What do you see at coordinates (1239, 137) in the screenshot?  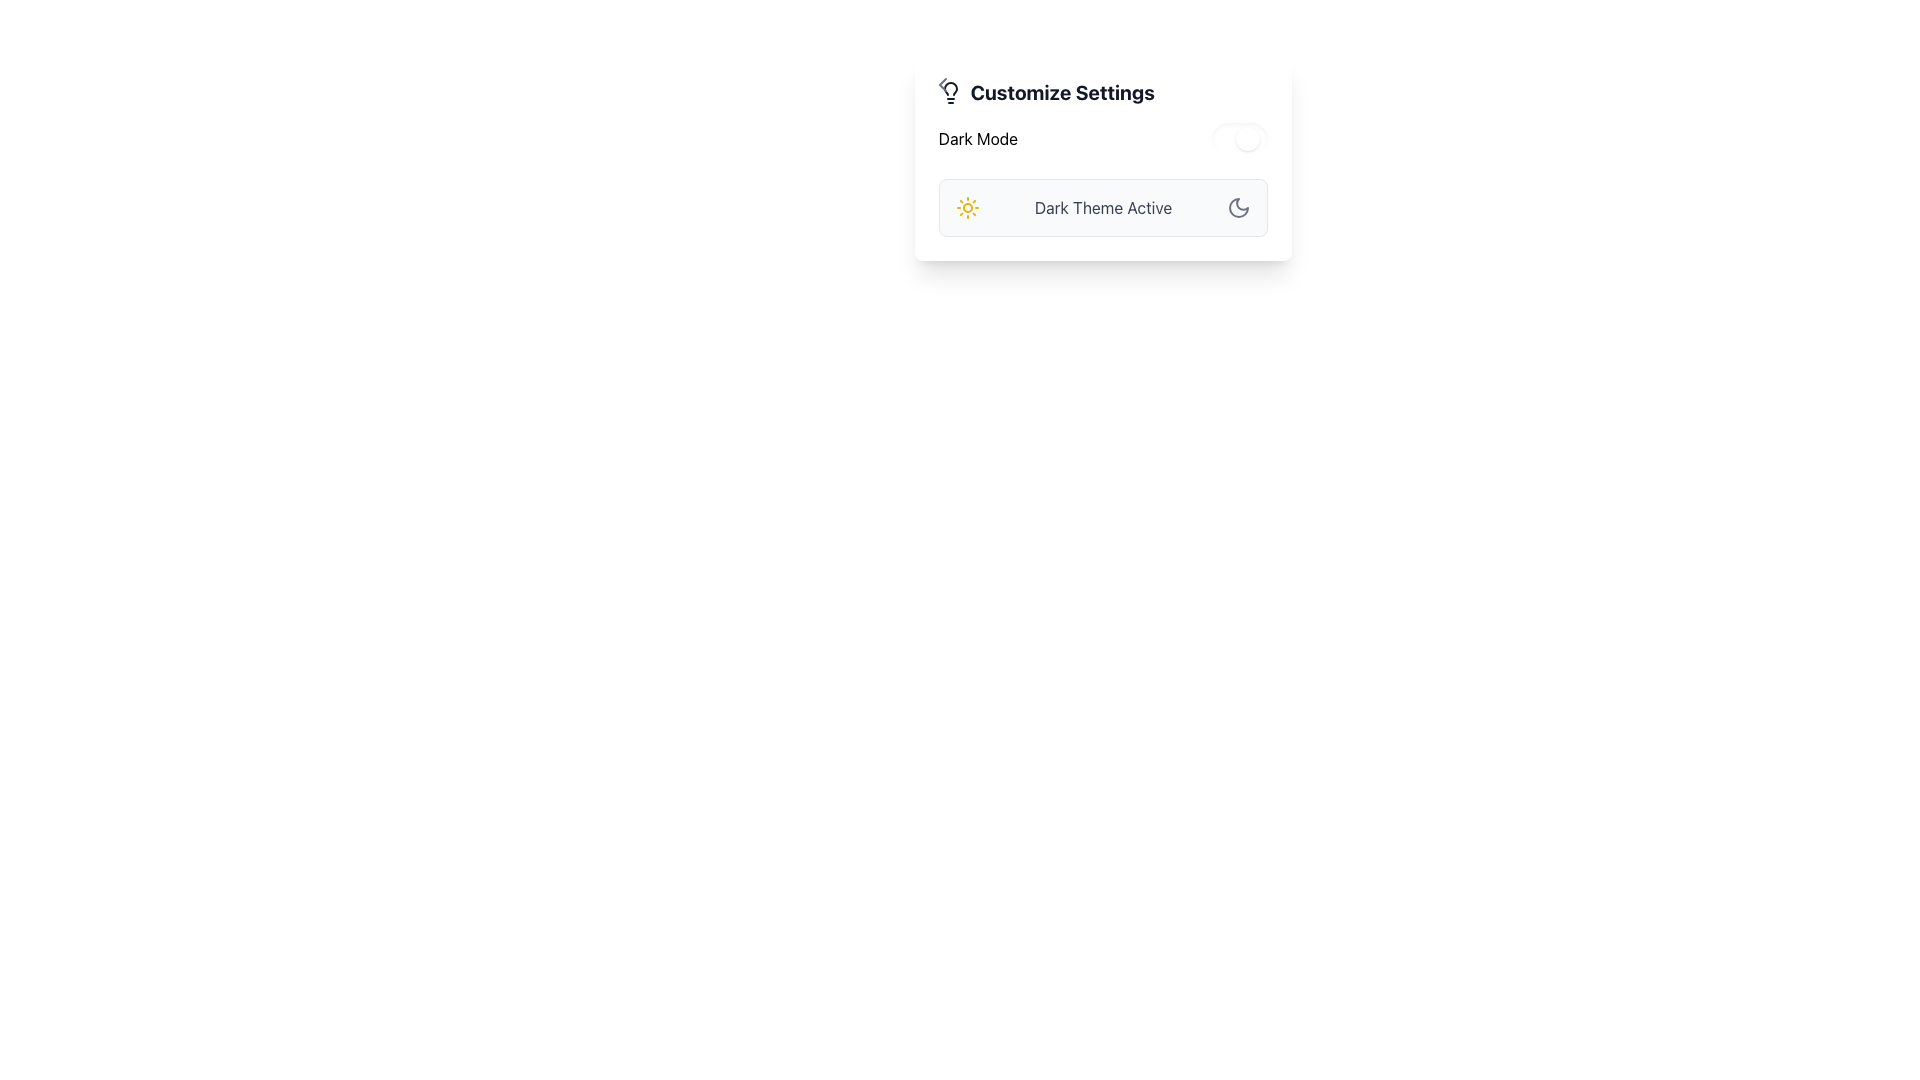 I see `the toggle switch for 'Dark Mode', which is styled with a blue background and a white circular handle indicating an 'on' state` at bounding box center [1239, 137].